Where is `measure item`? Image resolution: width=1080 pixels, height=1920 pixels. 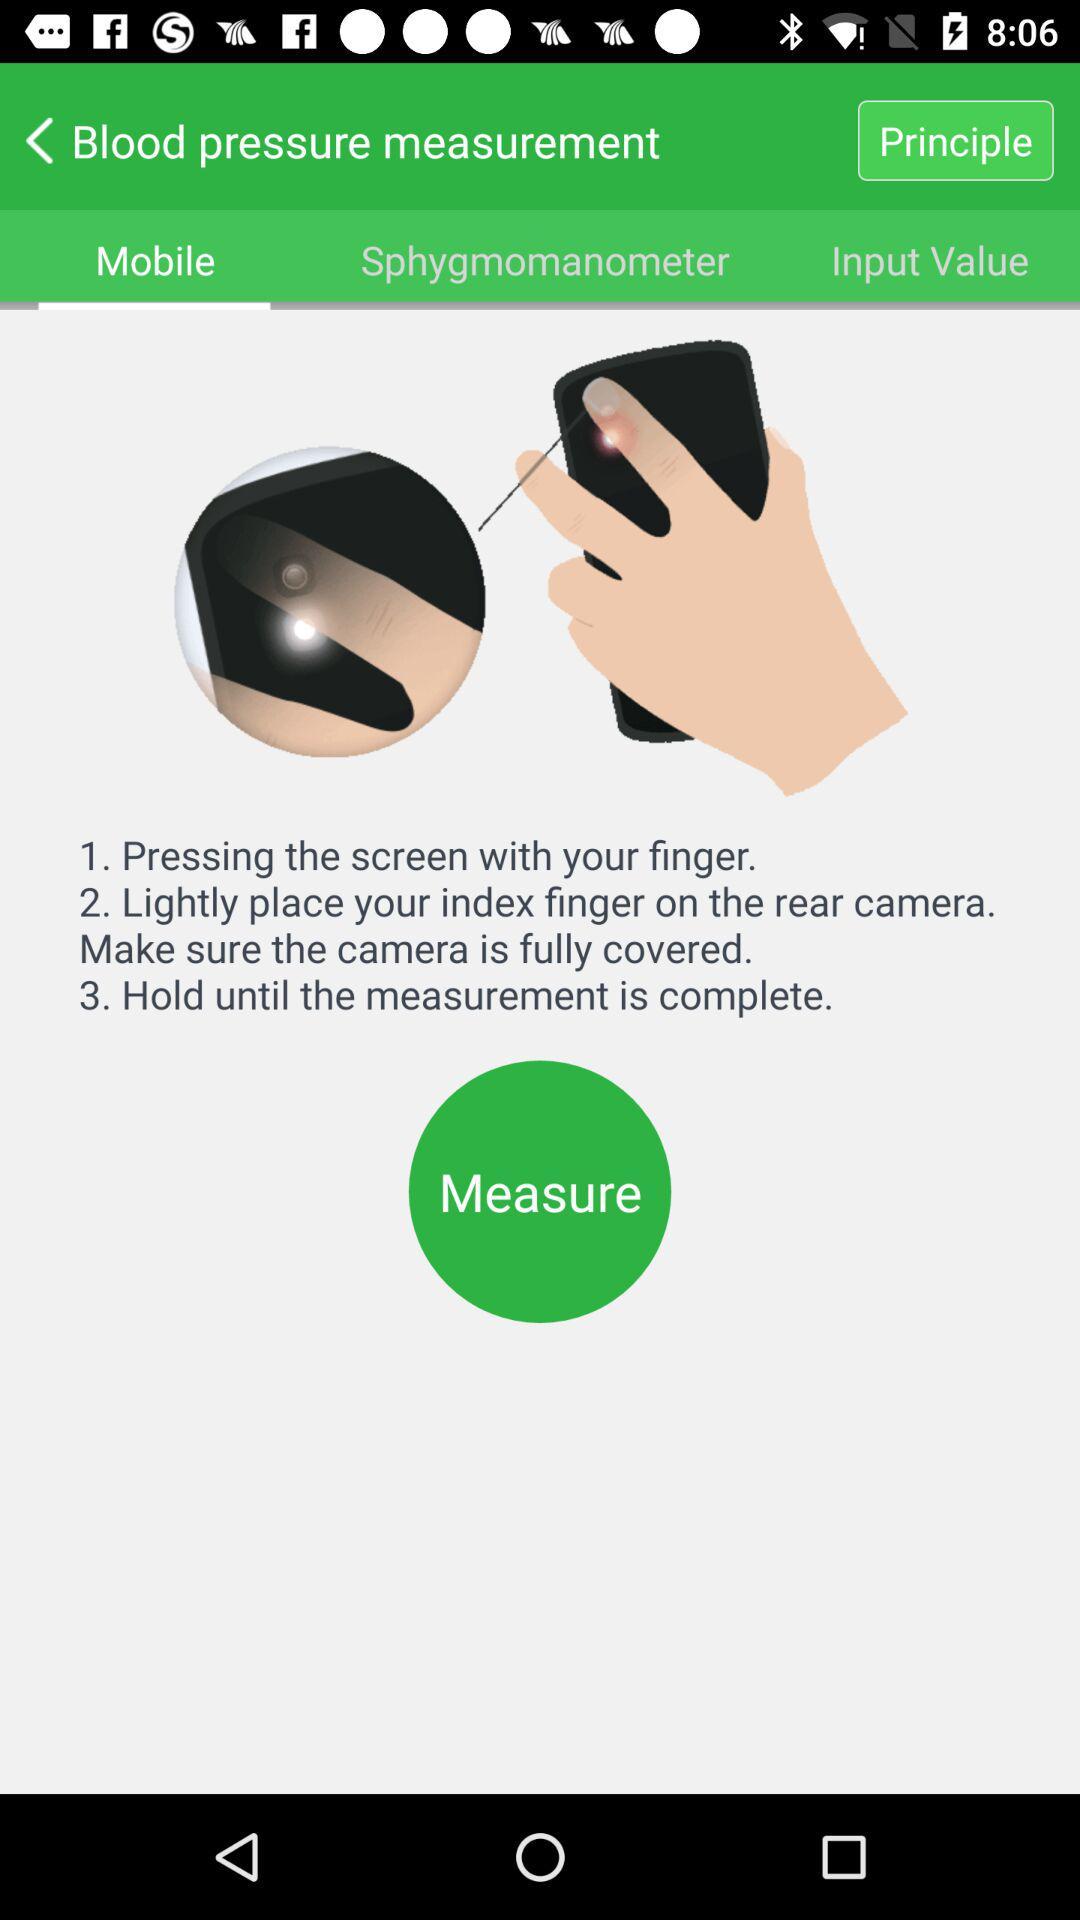
measure item is located at coordinates (540, 1191).